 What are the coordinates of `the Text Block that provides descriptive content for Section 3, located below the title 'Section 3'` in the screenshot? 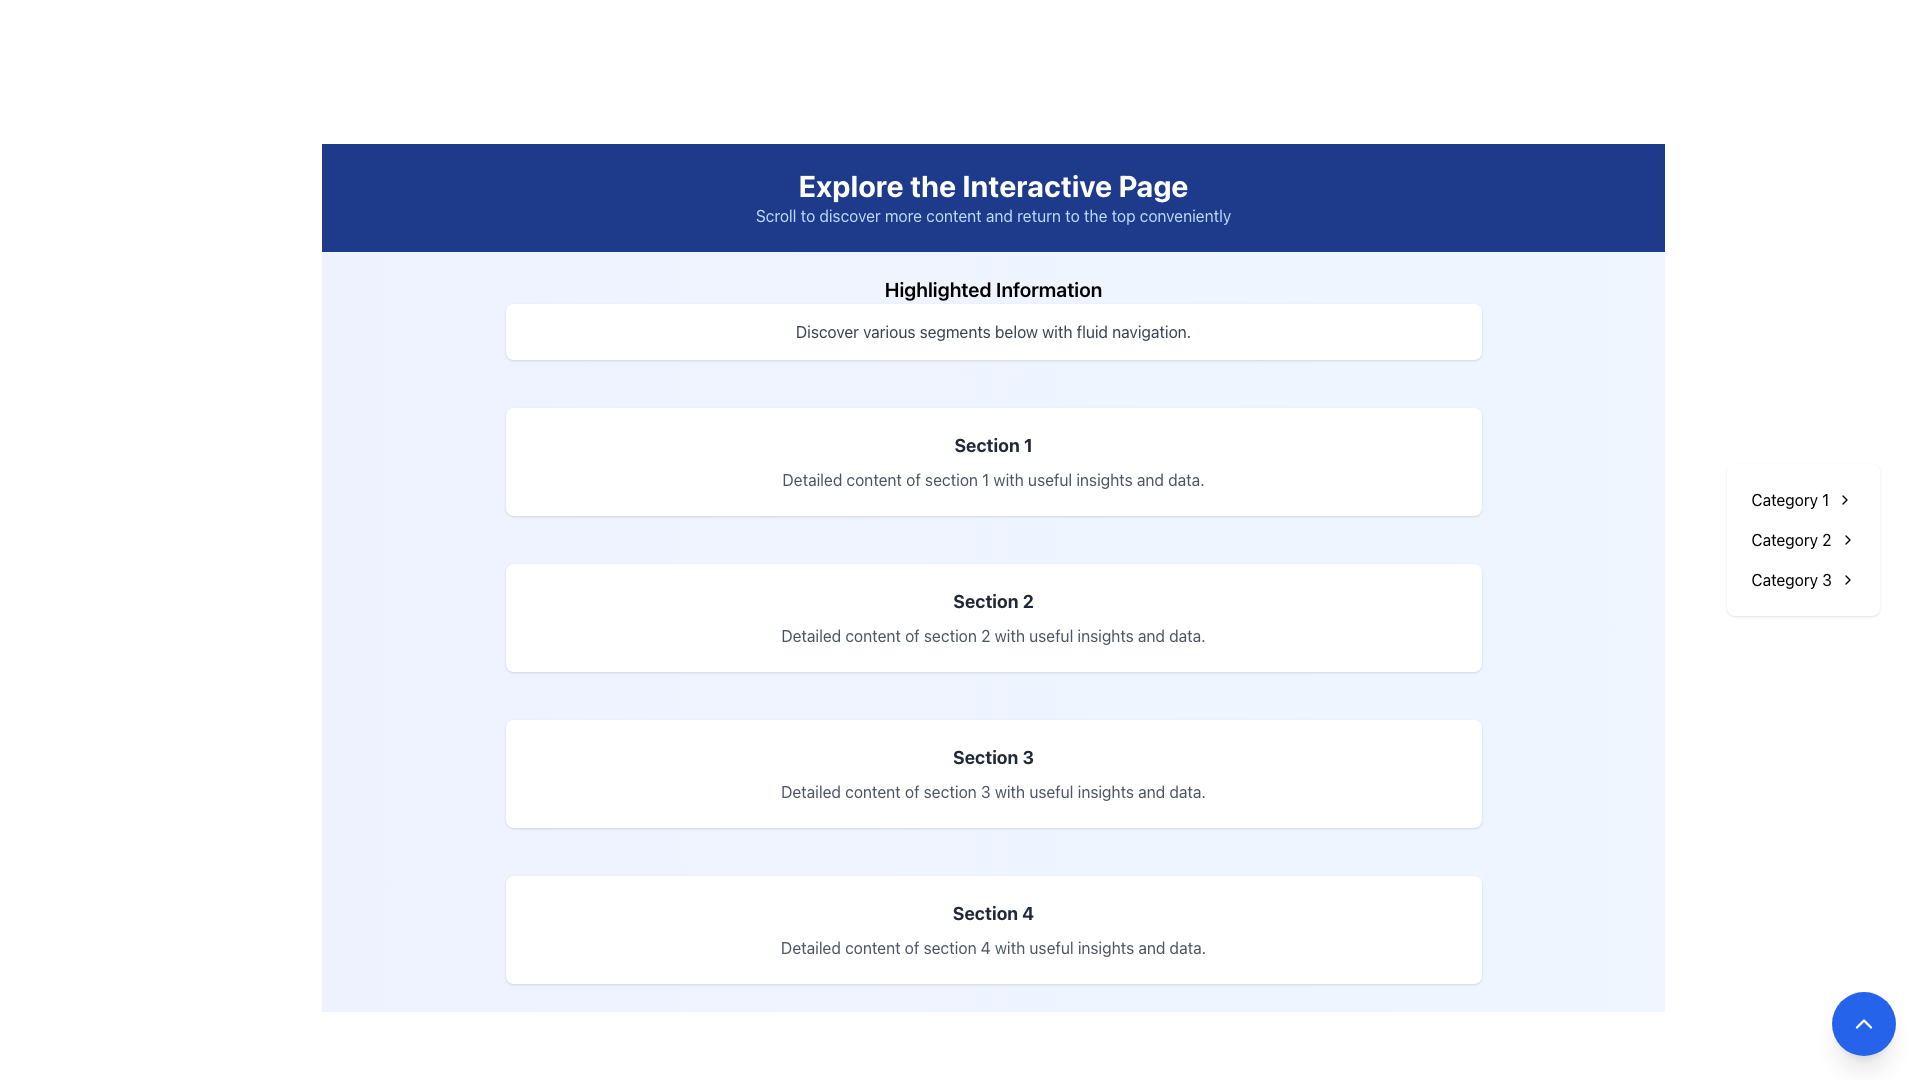 It's located at (993, 790).